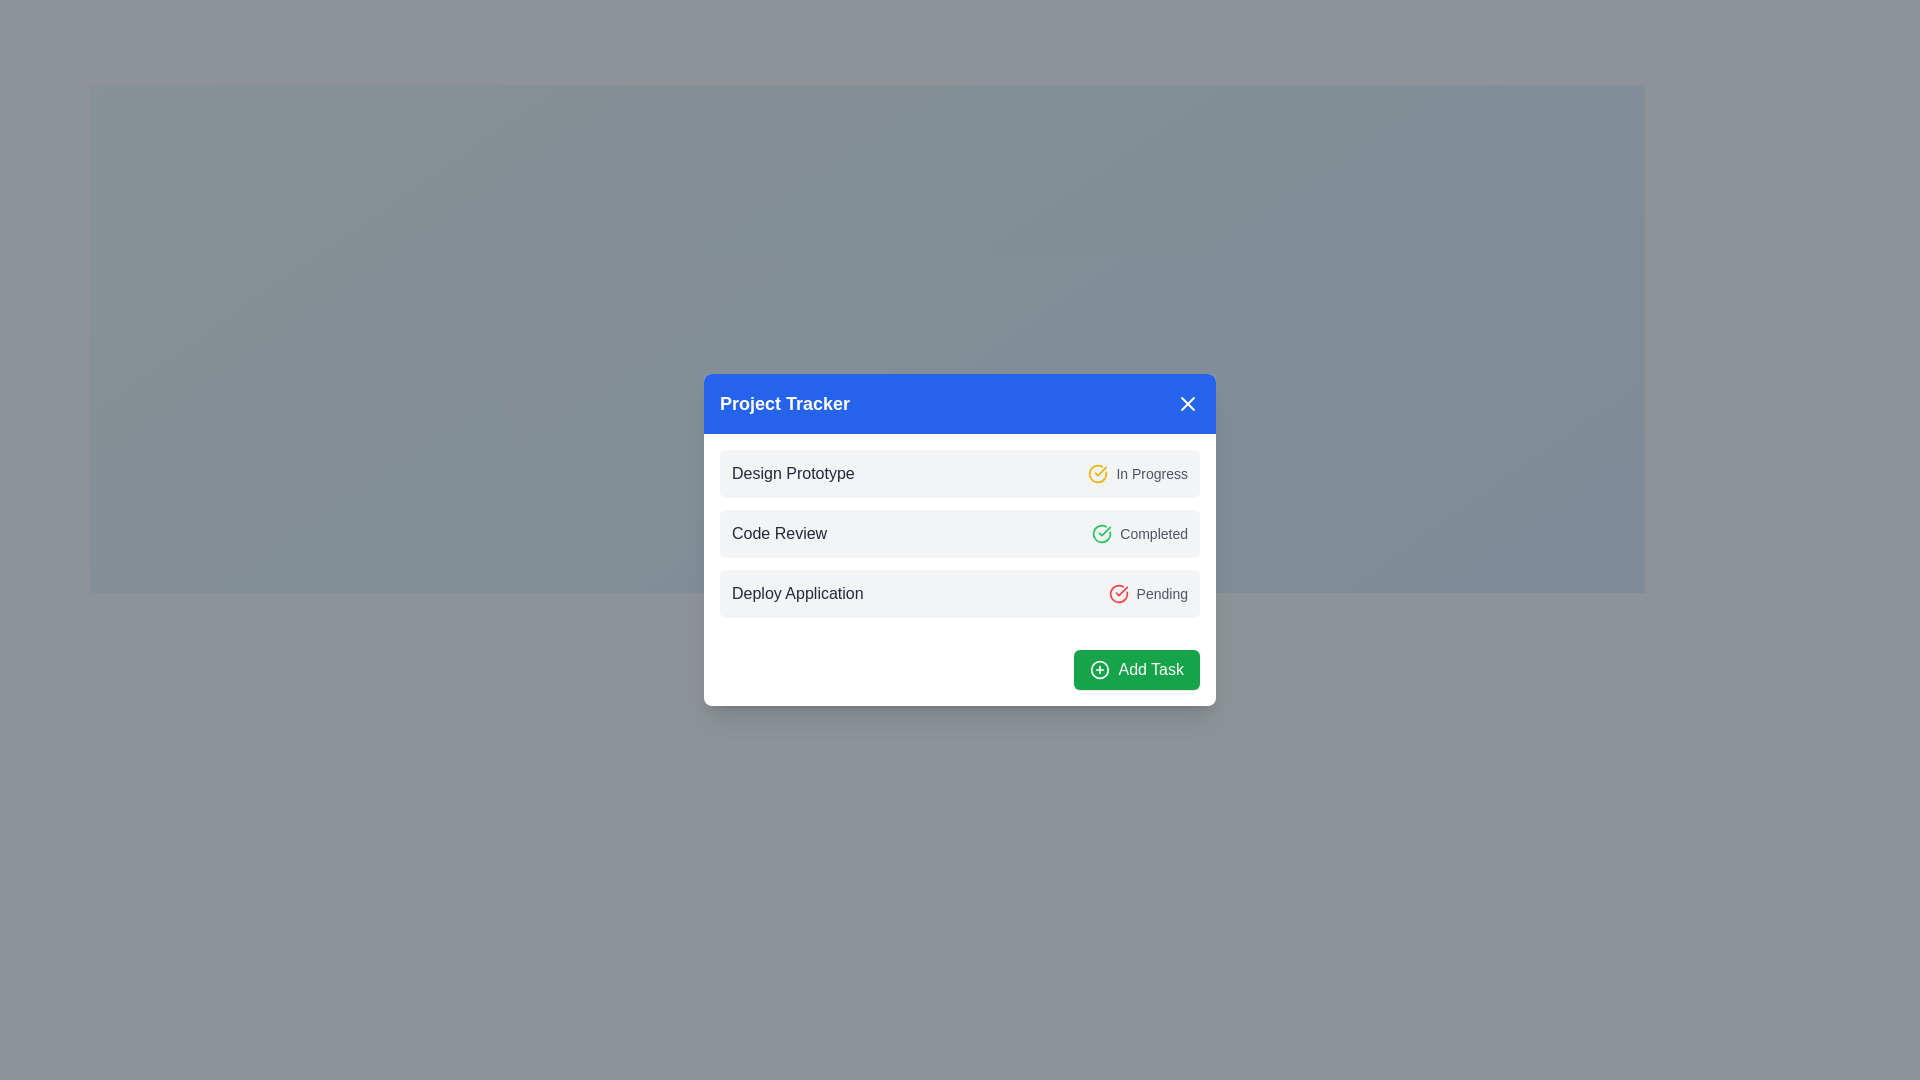  Describe the element at coordinates (1097, 474) in the screenshot. I see `the 'Pending' status vector graphics element positioned to the right of the 'Deploy Application' text in the 'Project Tracker' modal` at that location.